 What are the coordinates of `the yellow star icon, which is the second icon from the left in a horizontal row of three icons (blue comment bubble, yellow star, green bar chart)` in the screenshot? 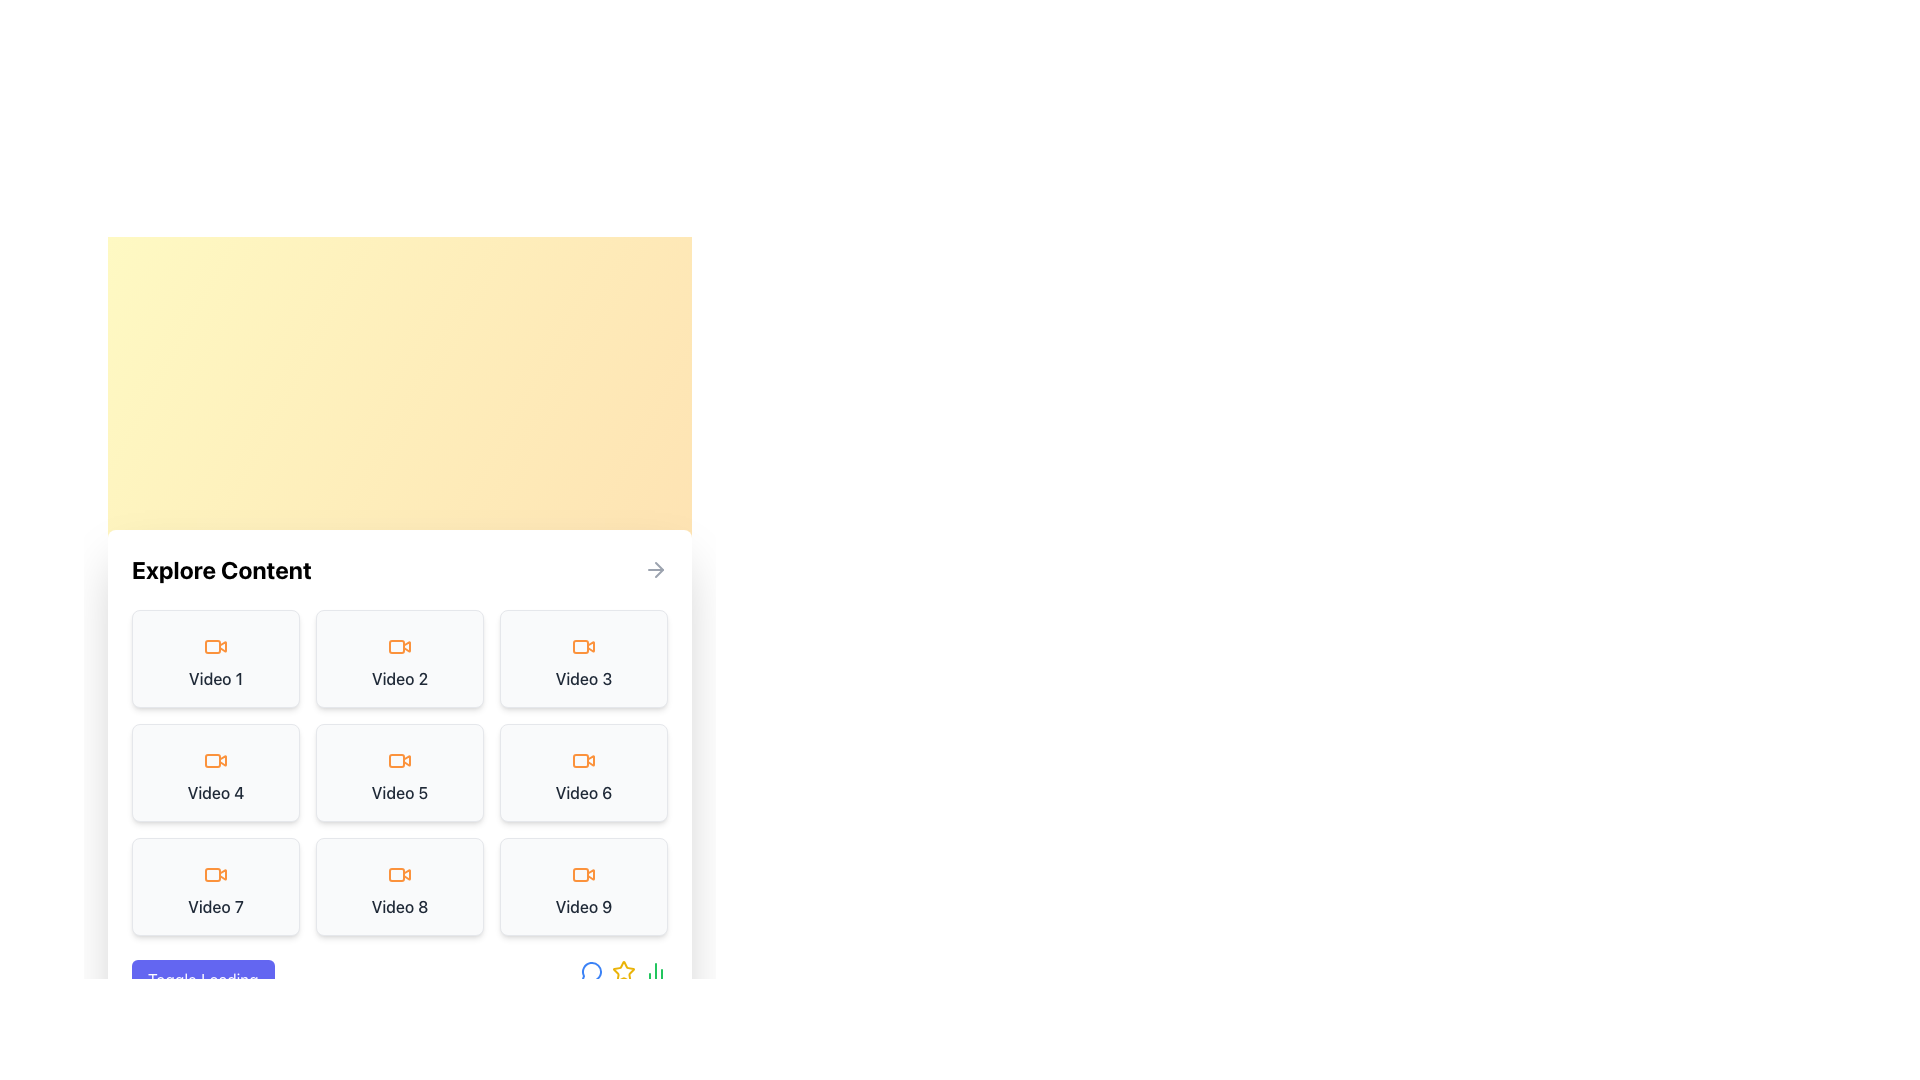 It's located at (623, 978).